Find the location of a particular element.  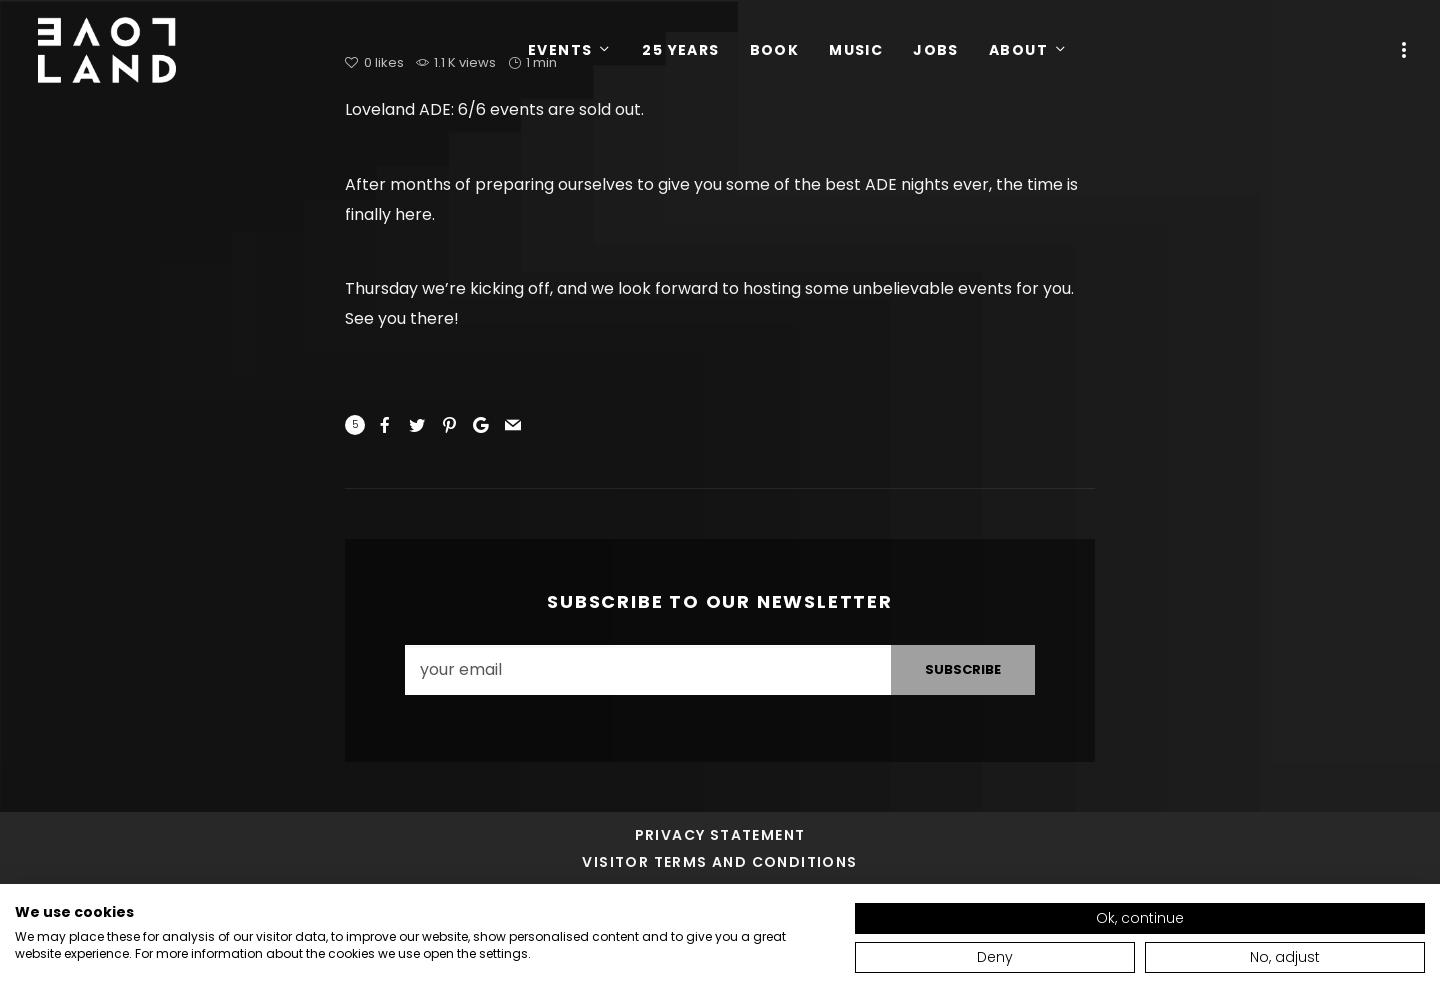

'0' is located at coordinates (368, 62).